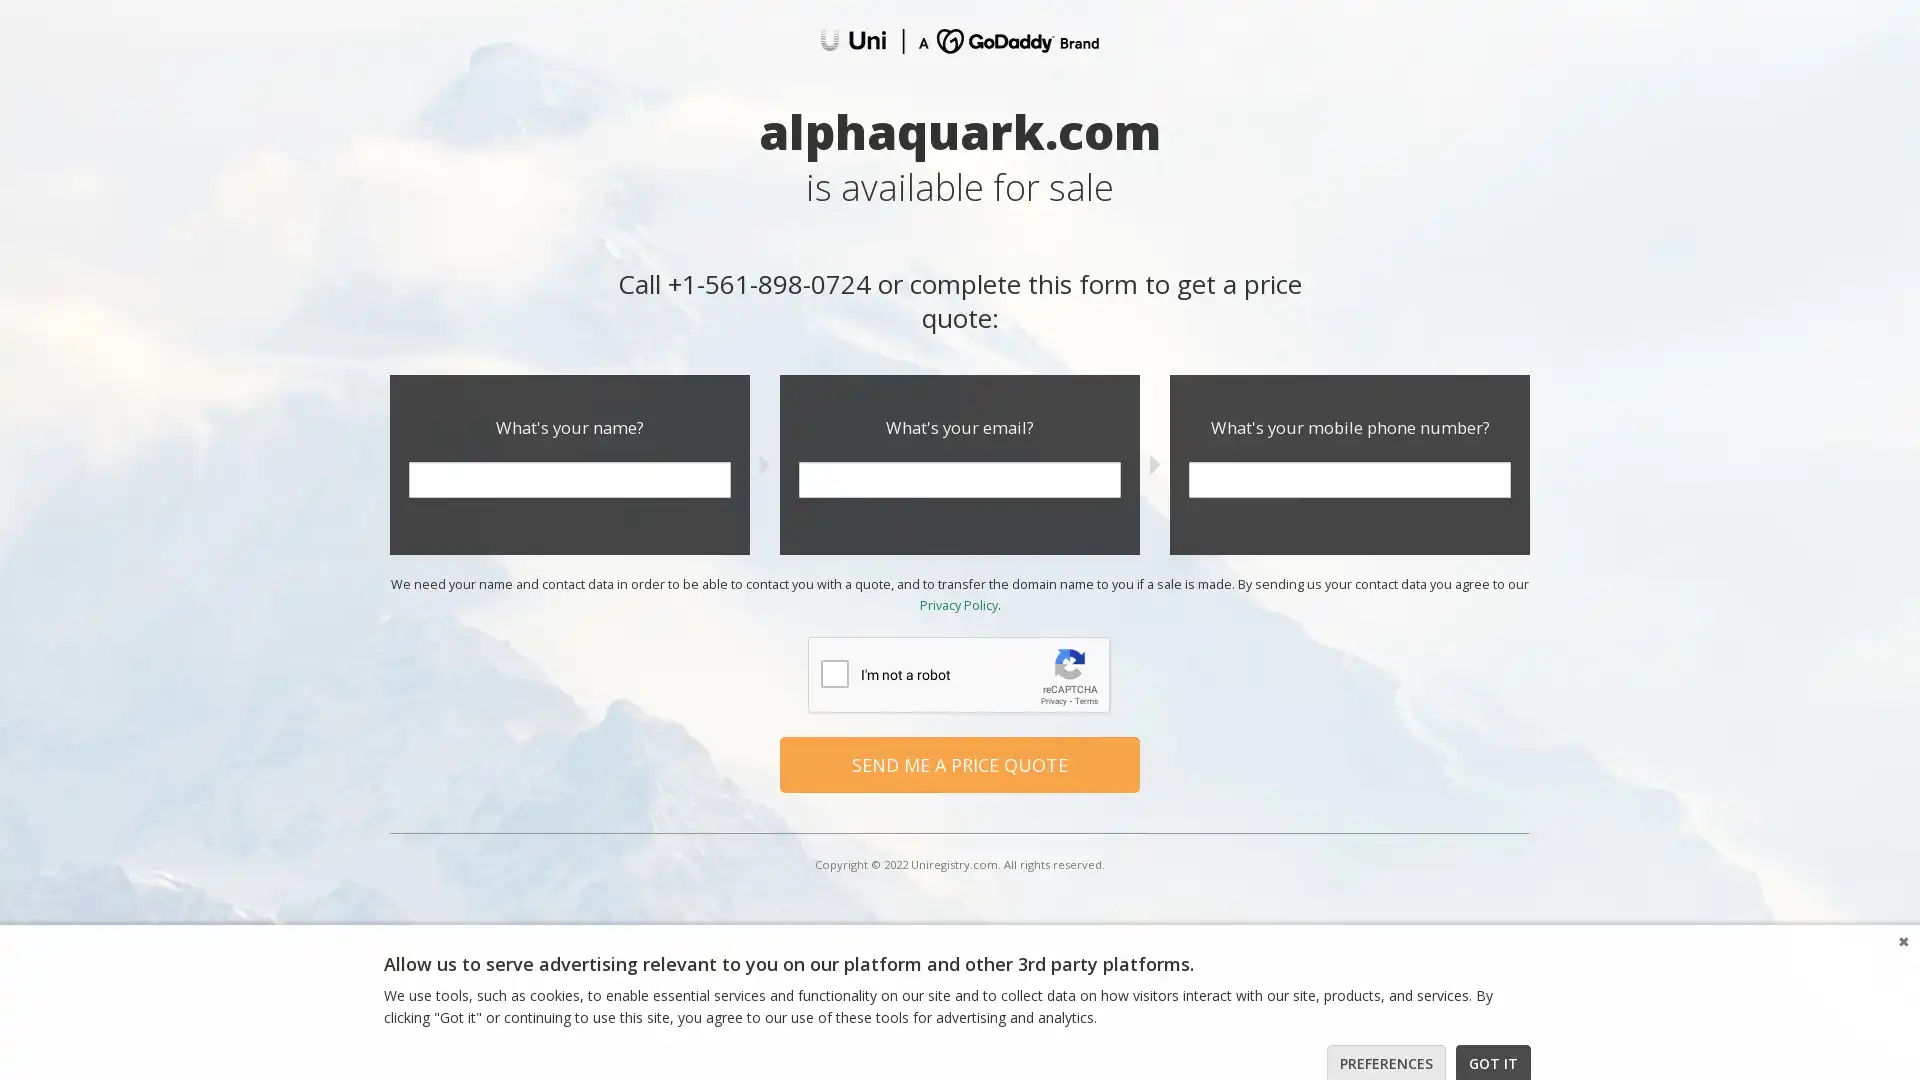 The image size is (1920, 1080). I want to click on SEND ME A PRICE QUOTE, so click(960, 763).